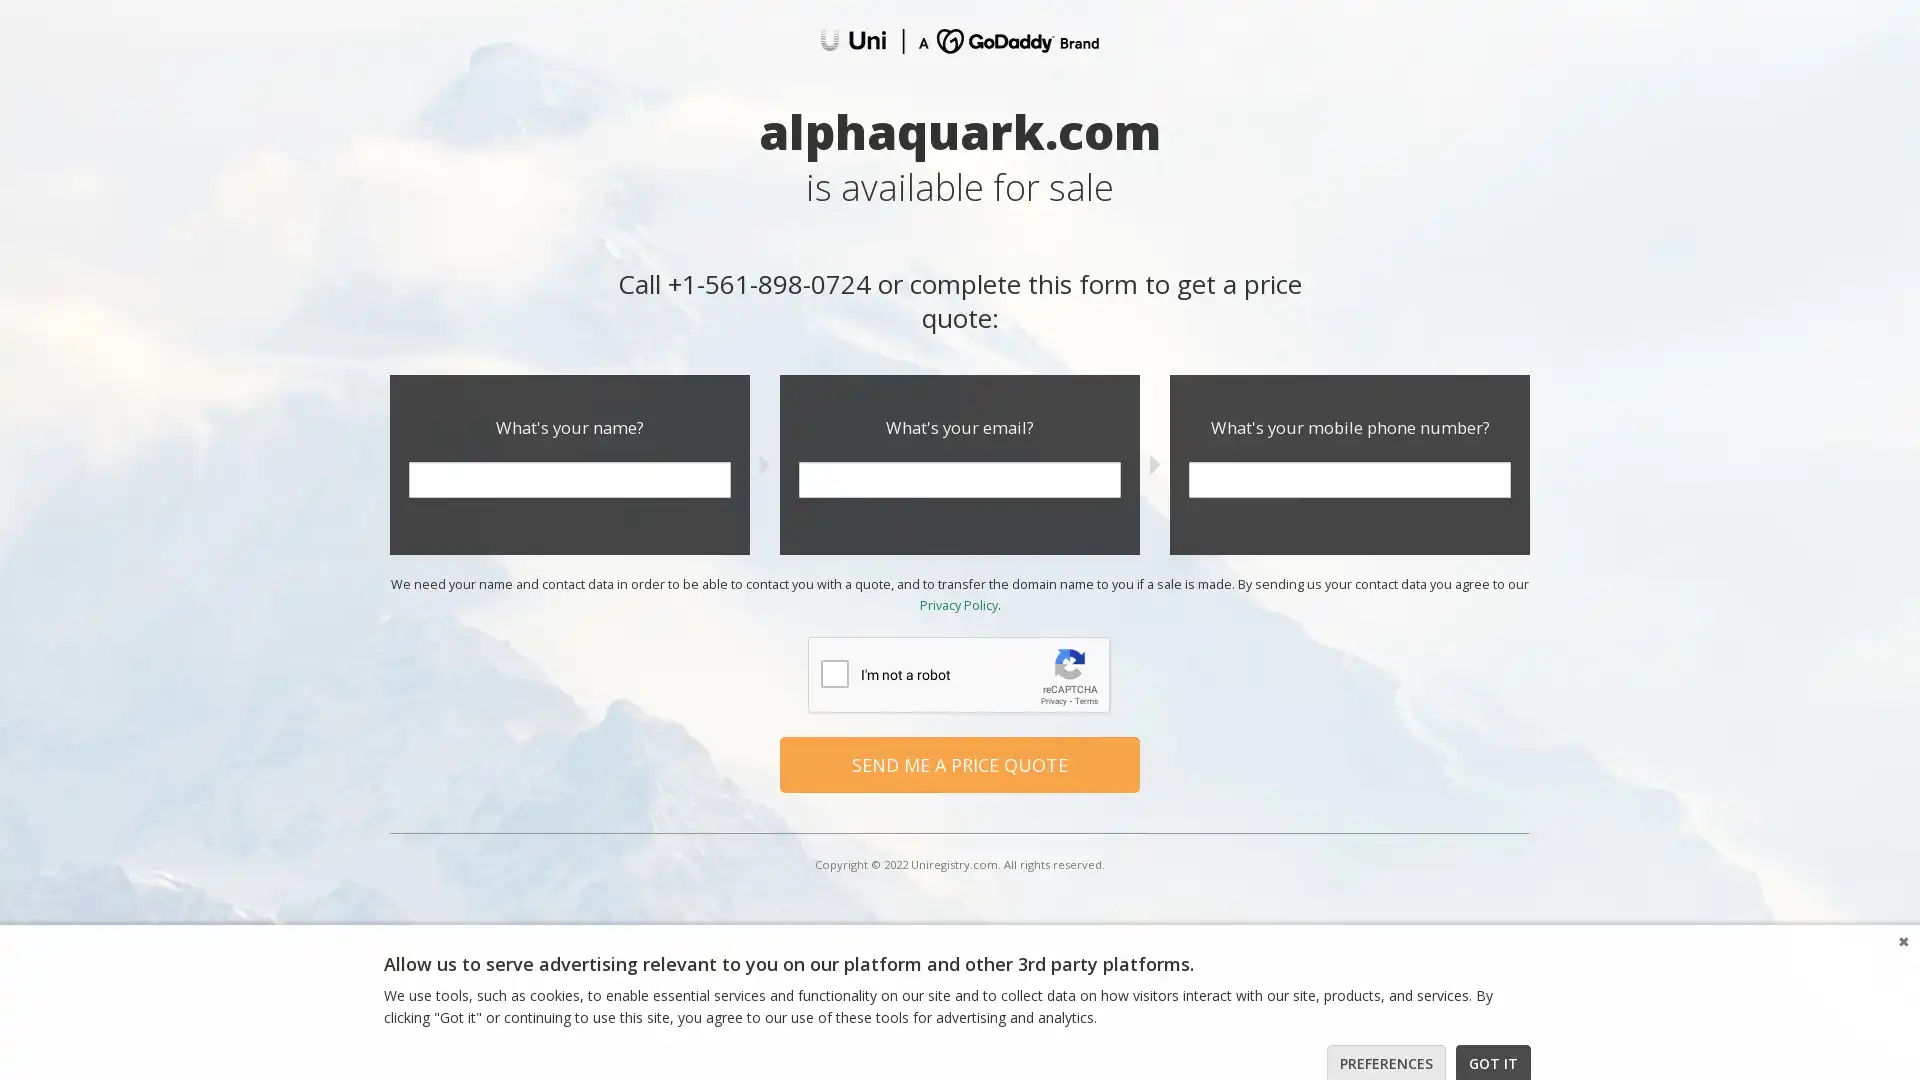 The image size is (1920, 1080). I want to click on SEND ME A PRICE QUOTE, so click(960, 763).